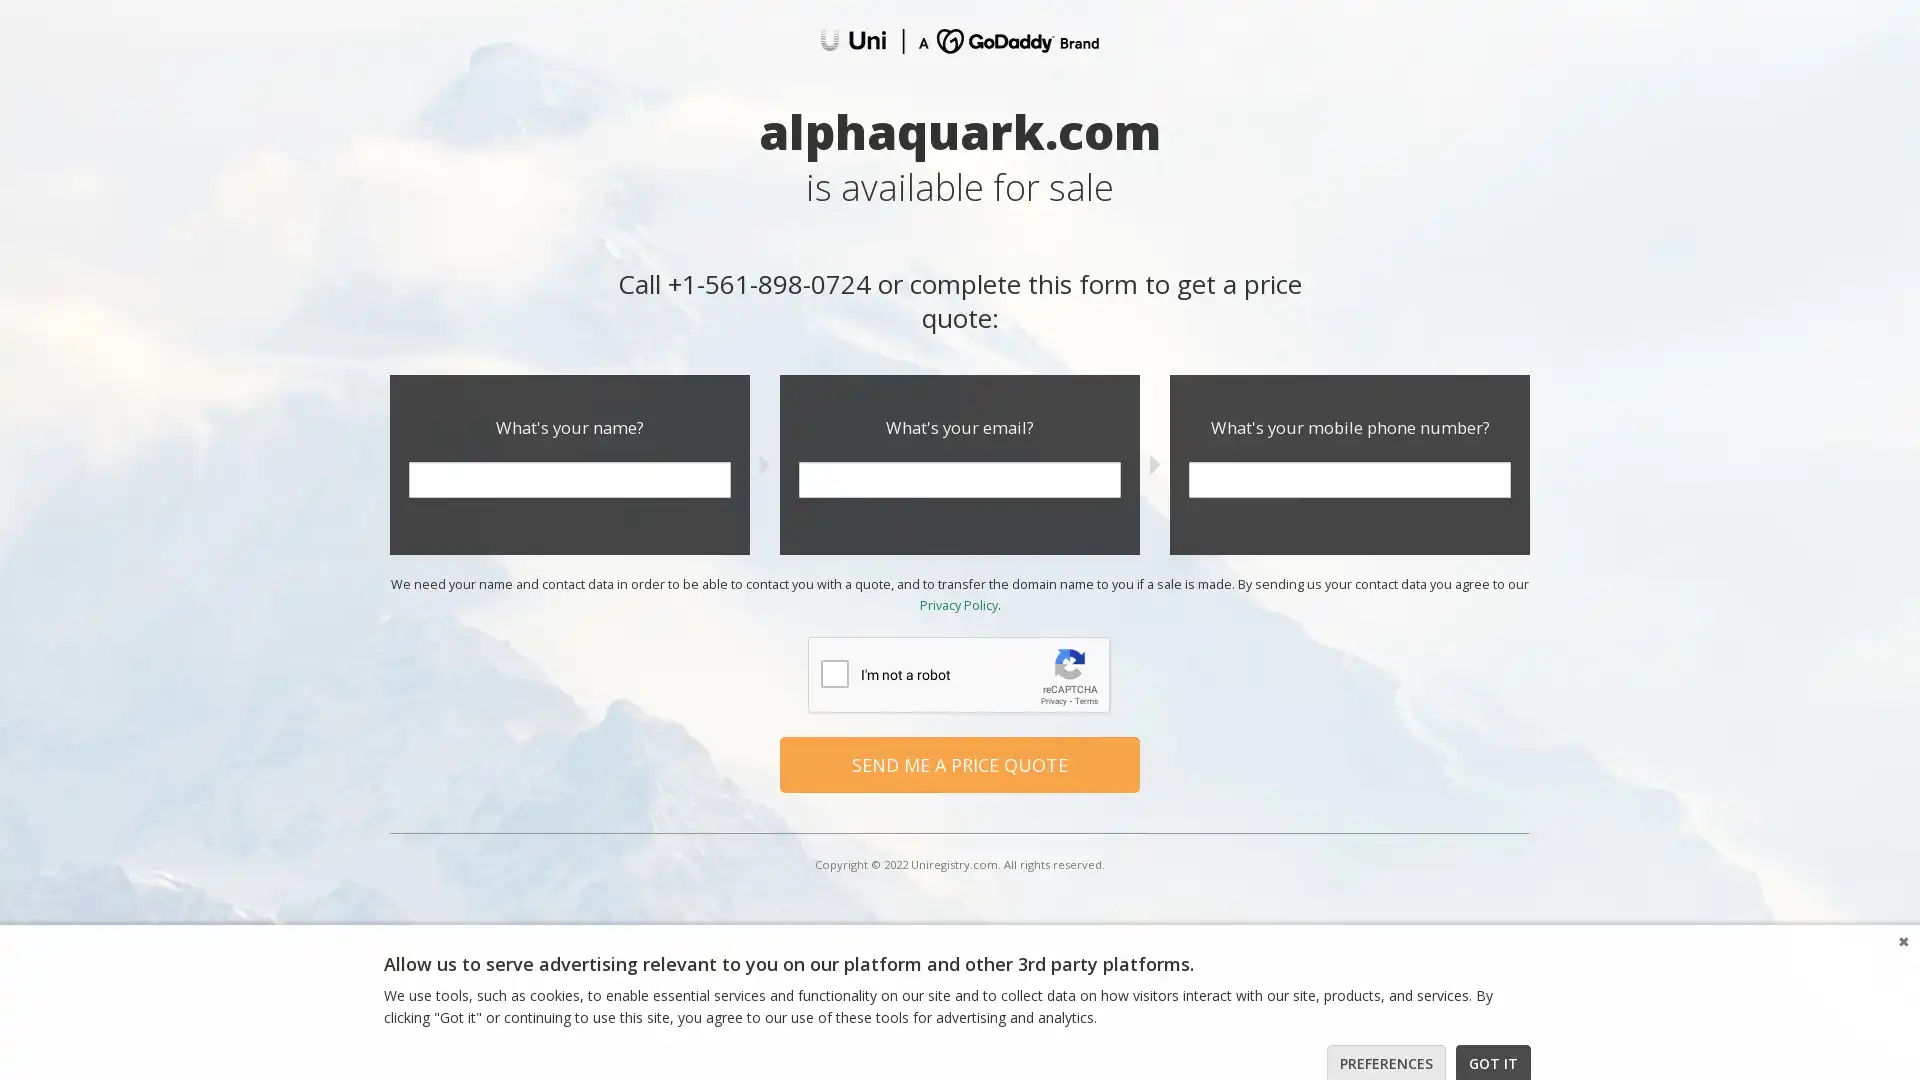 The image size is (1920, 1080). I want to click on SEND ME A PRICE QUOTE, so click(960, 763).